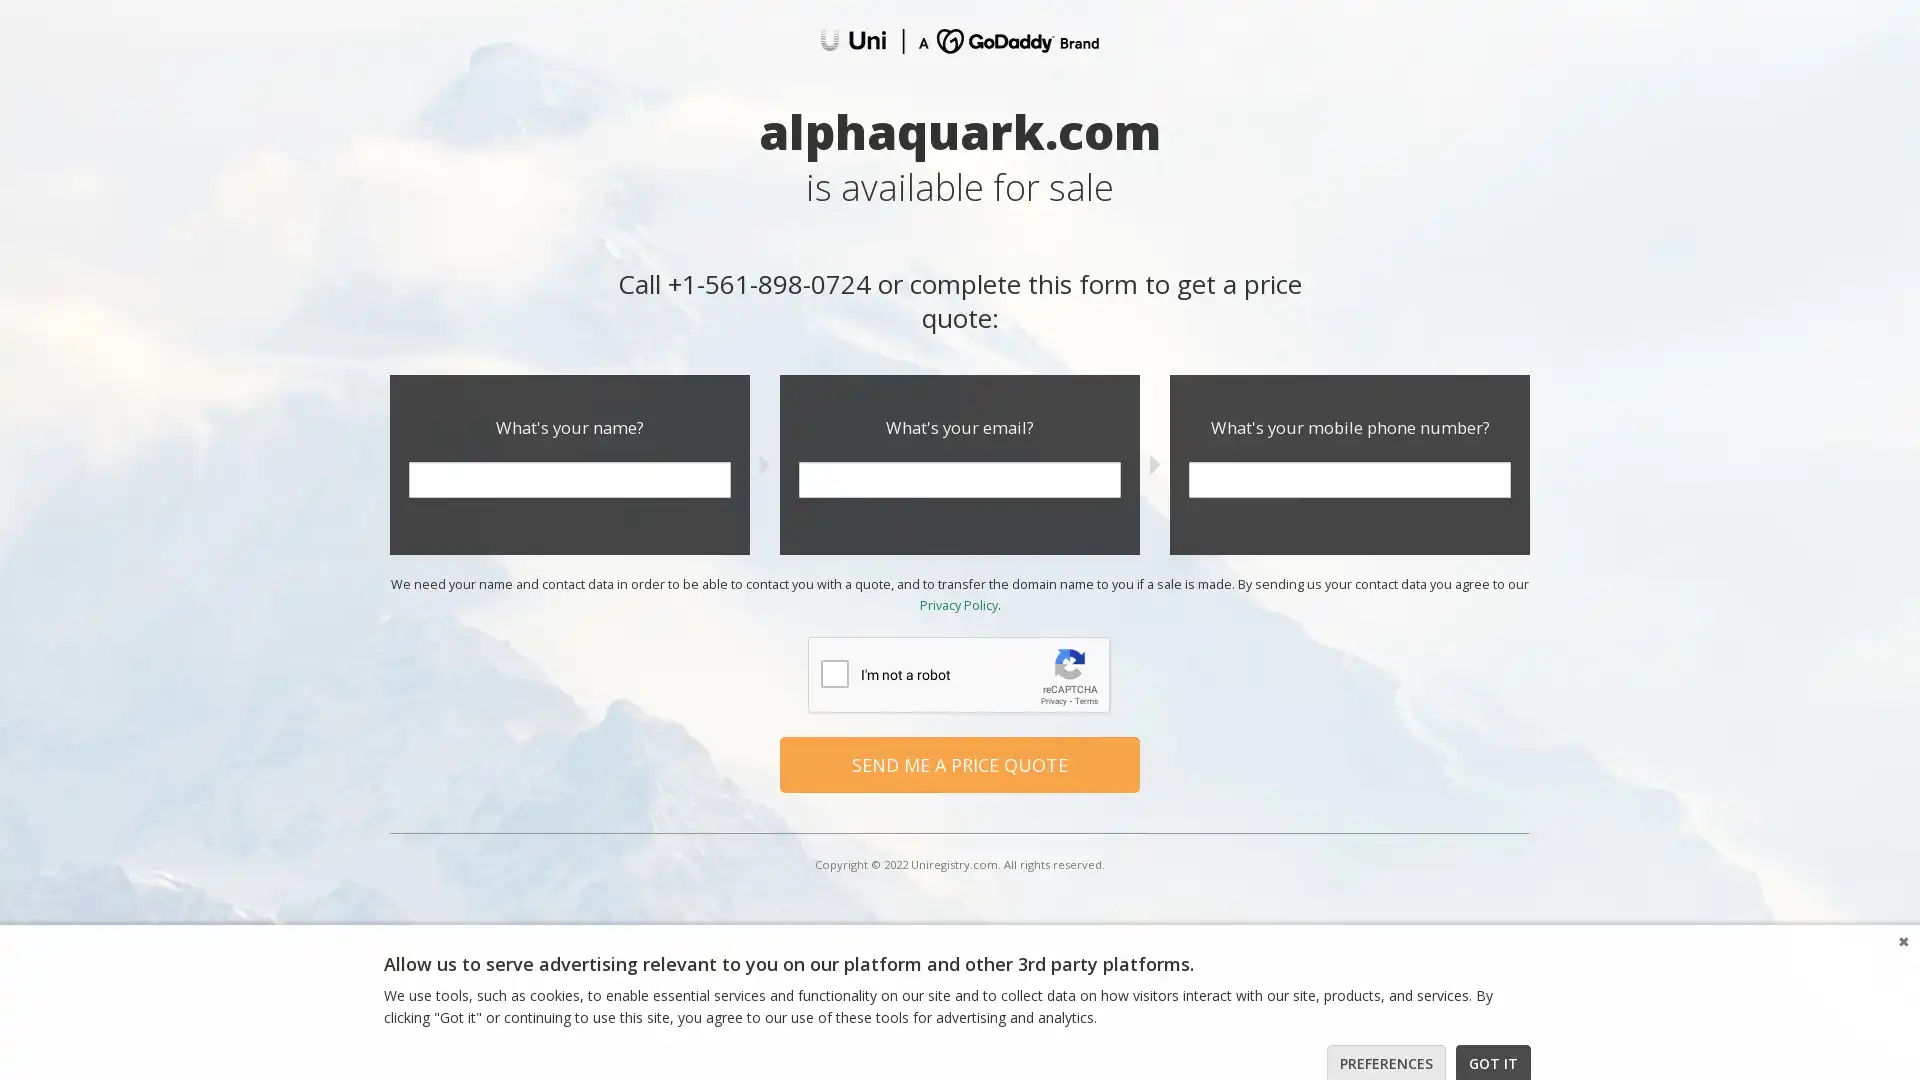 The image size is (1920, 1080). I want to click on SEND ME A PRICE QUOTE, so click(960, 763).